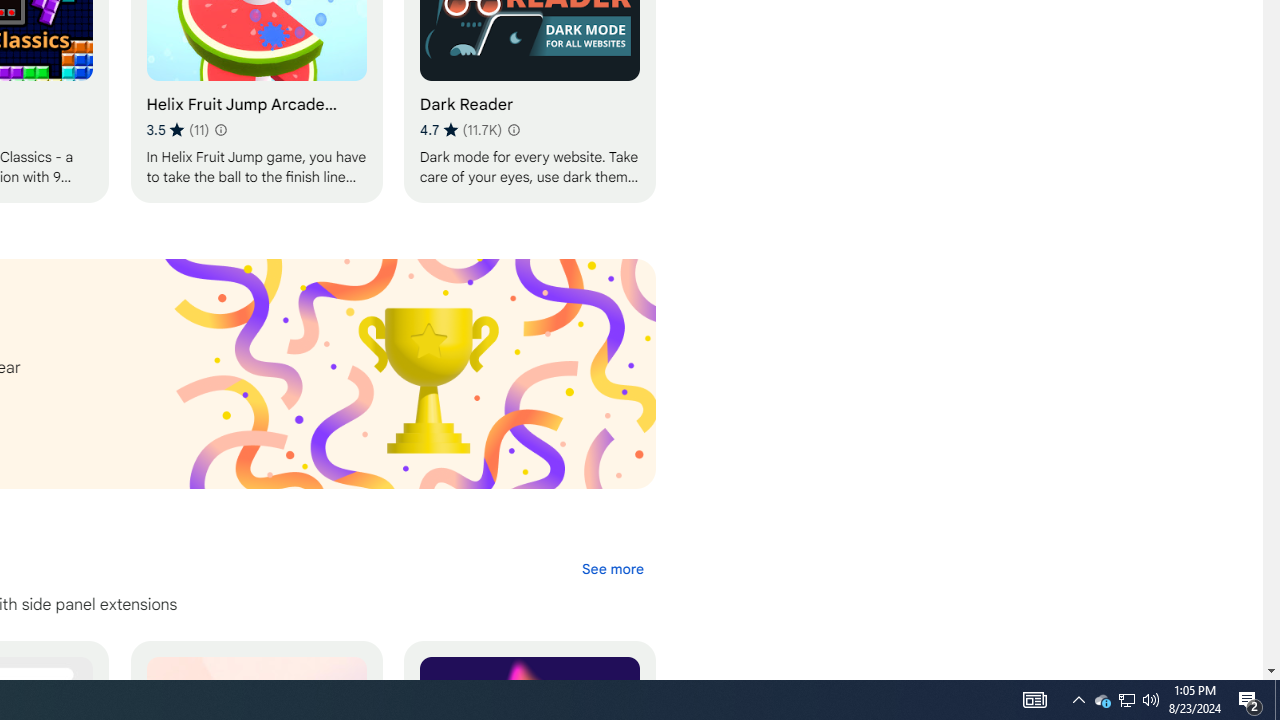  What do you see at coordinates (512, 129) in the screenshot?
I see `'Learn more about results and reviews "Dark Reader"'` at bounding box center [512, 129].